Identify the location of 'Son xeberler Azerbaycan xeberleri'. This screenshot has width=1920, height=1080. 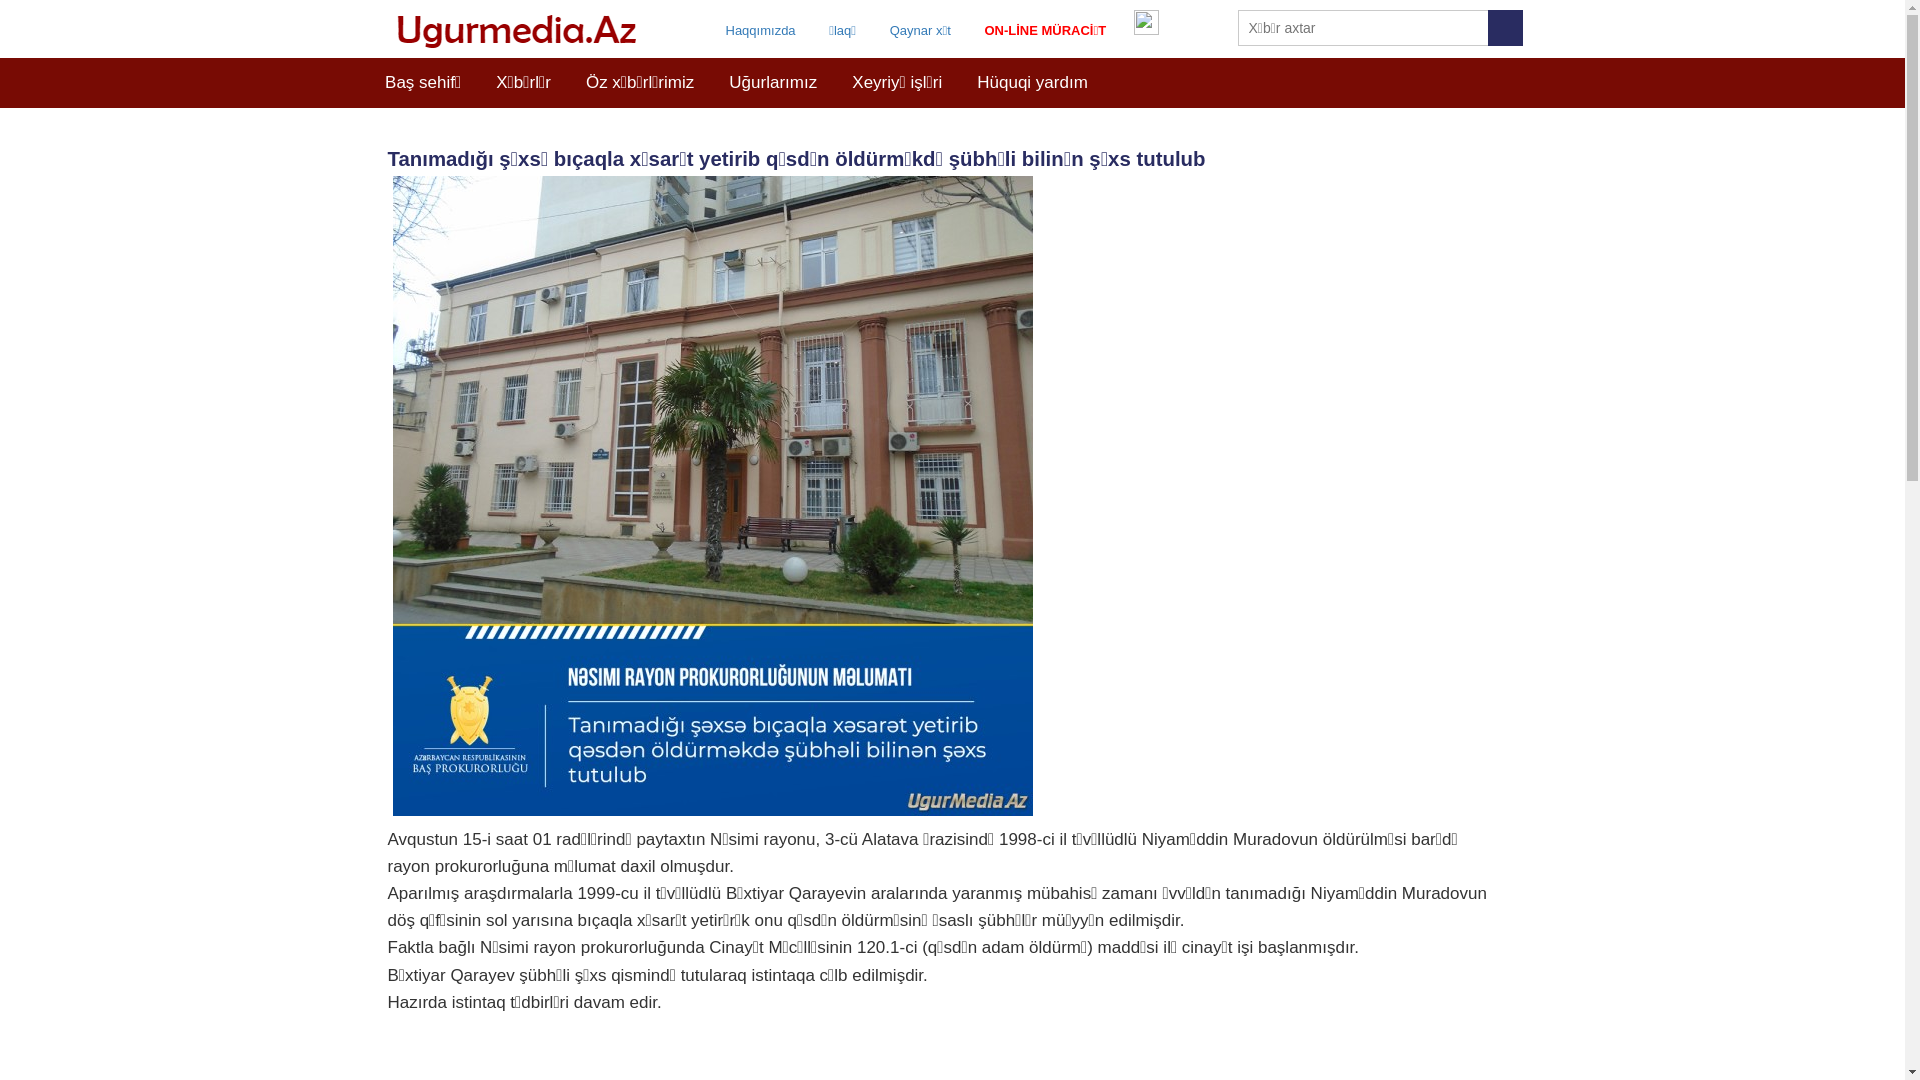
(382, 31).